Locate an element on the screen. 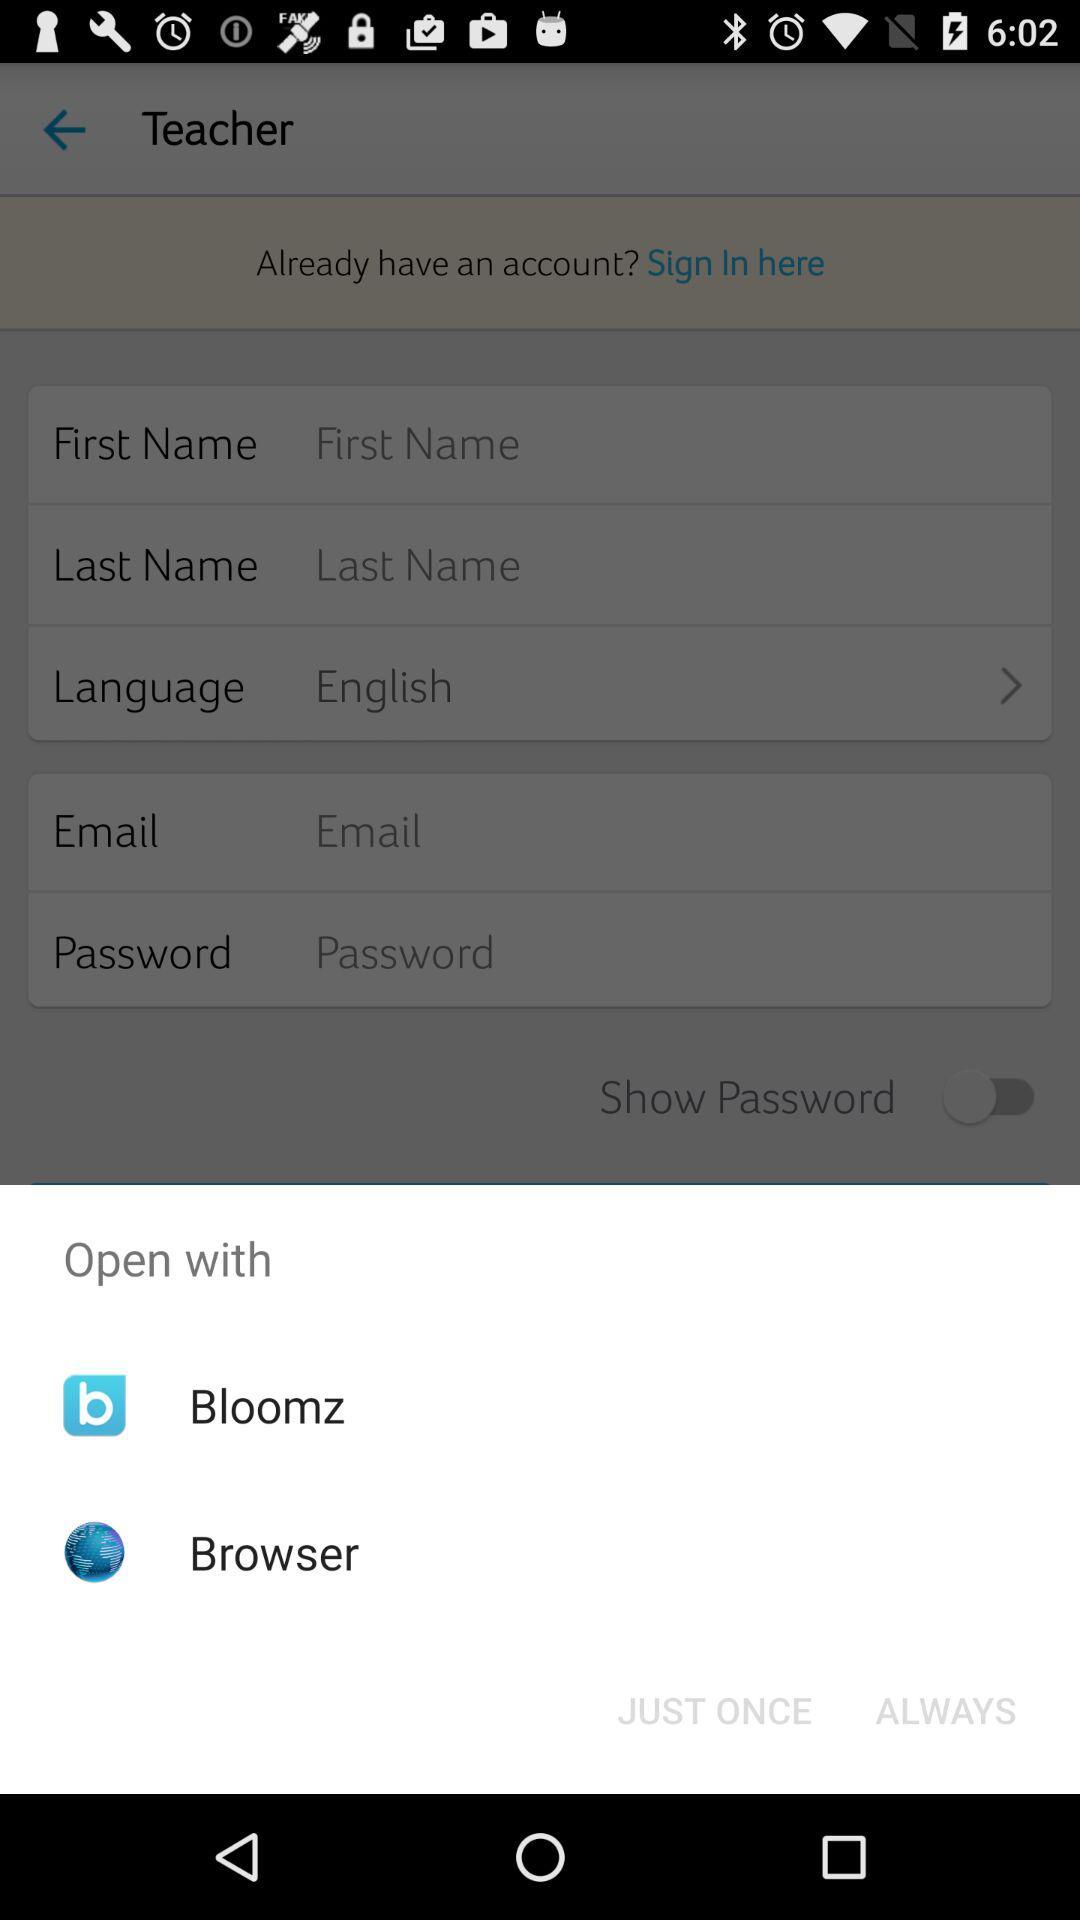 This screenshot has width=1080, height=1920. the item below open with is located at coordinates (266, 1404).